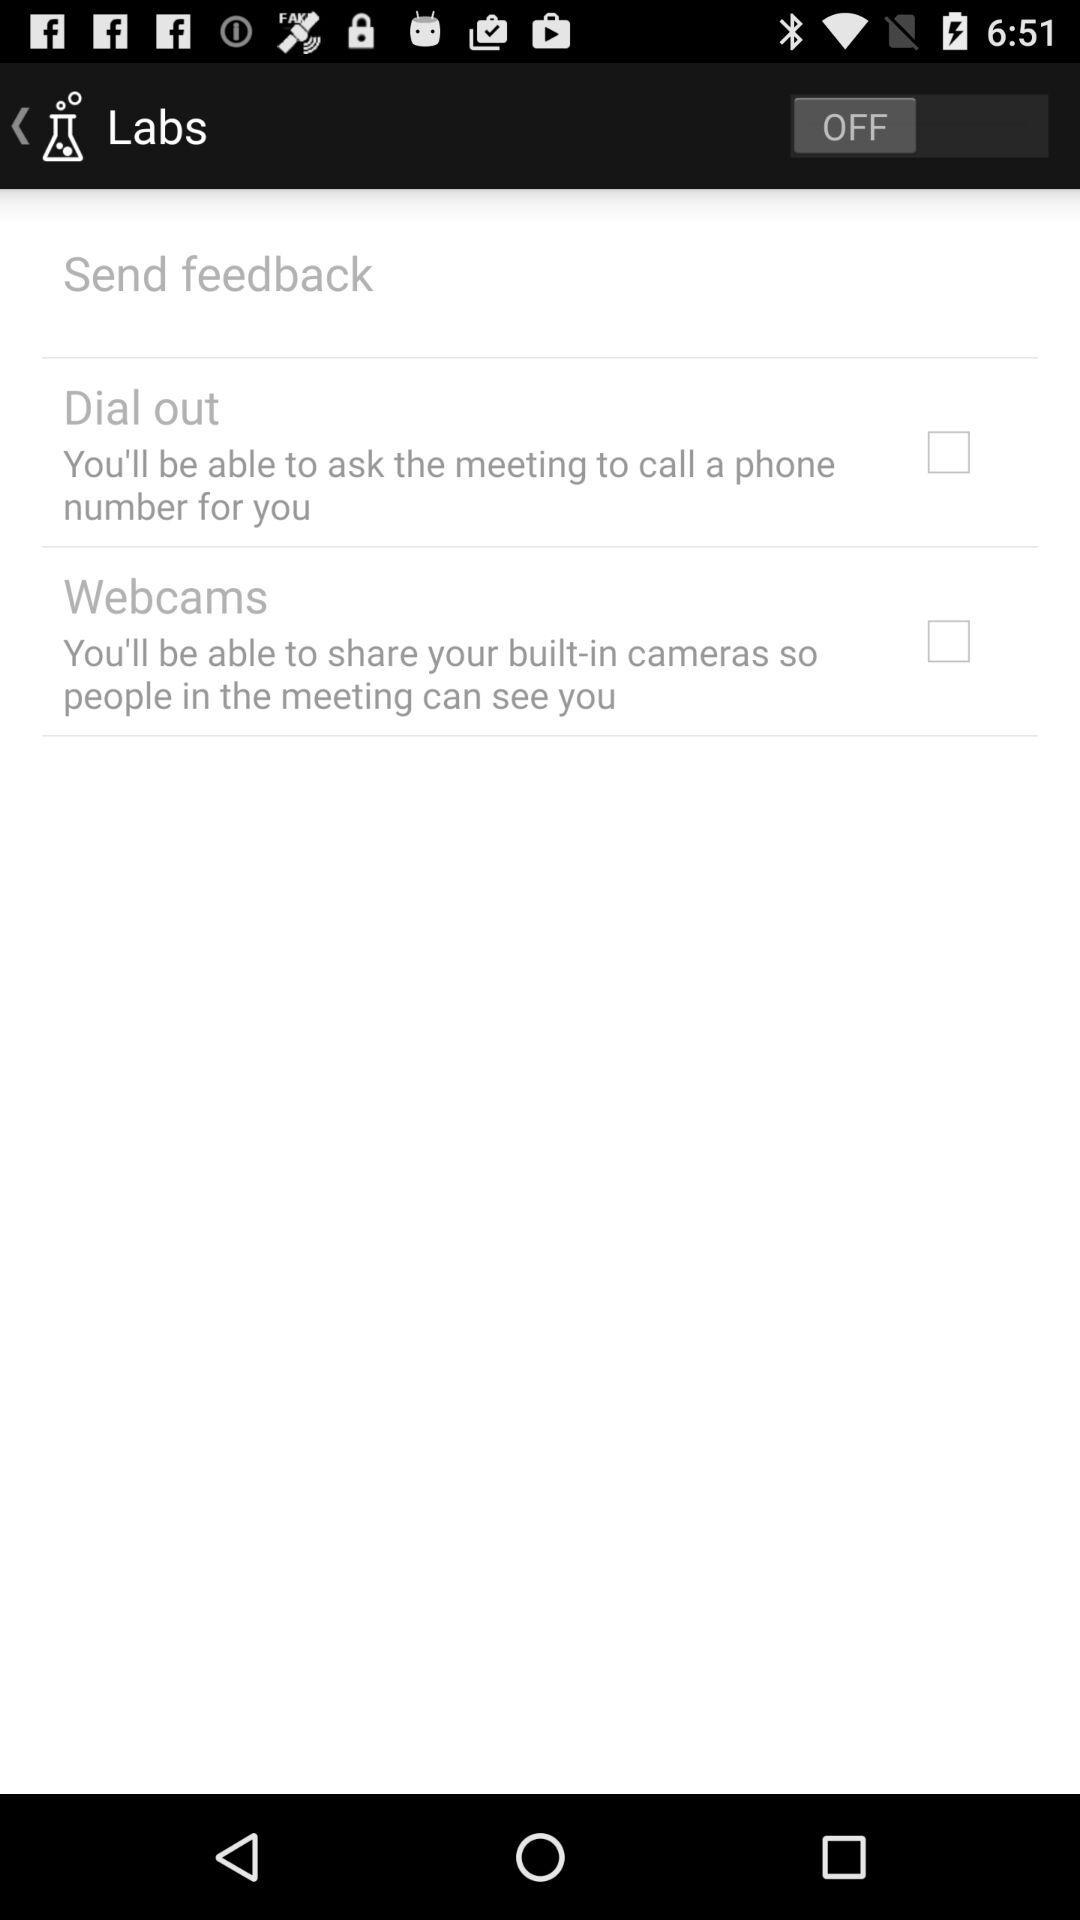 This screenshot has height=1920, width=1080. I want to click on the radio button represented to off or on option to particular information, so click(919, 124).